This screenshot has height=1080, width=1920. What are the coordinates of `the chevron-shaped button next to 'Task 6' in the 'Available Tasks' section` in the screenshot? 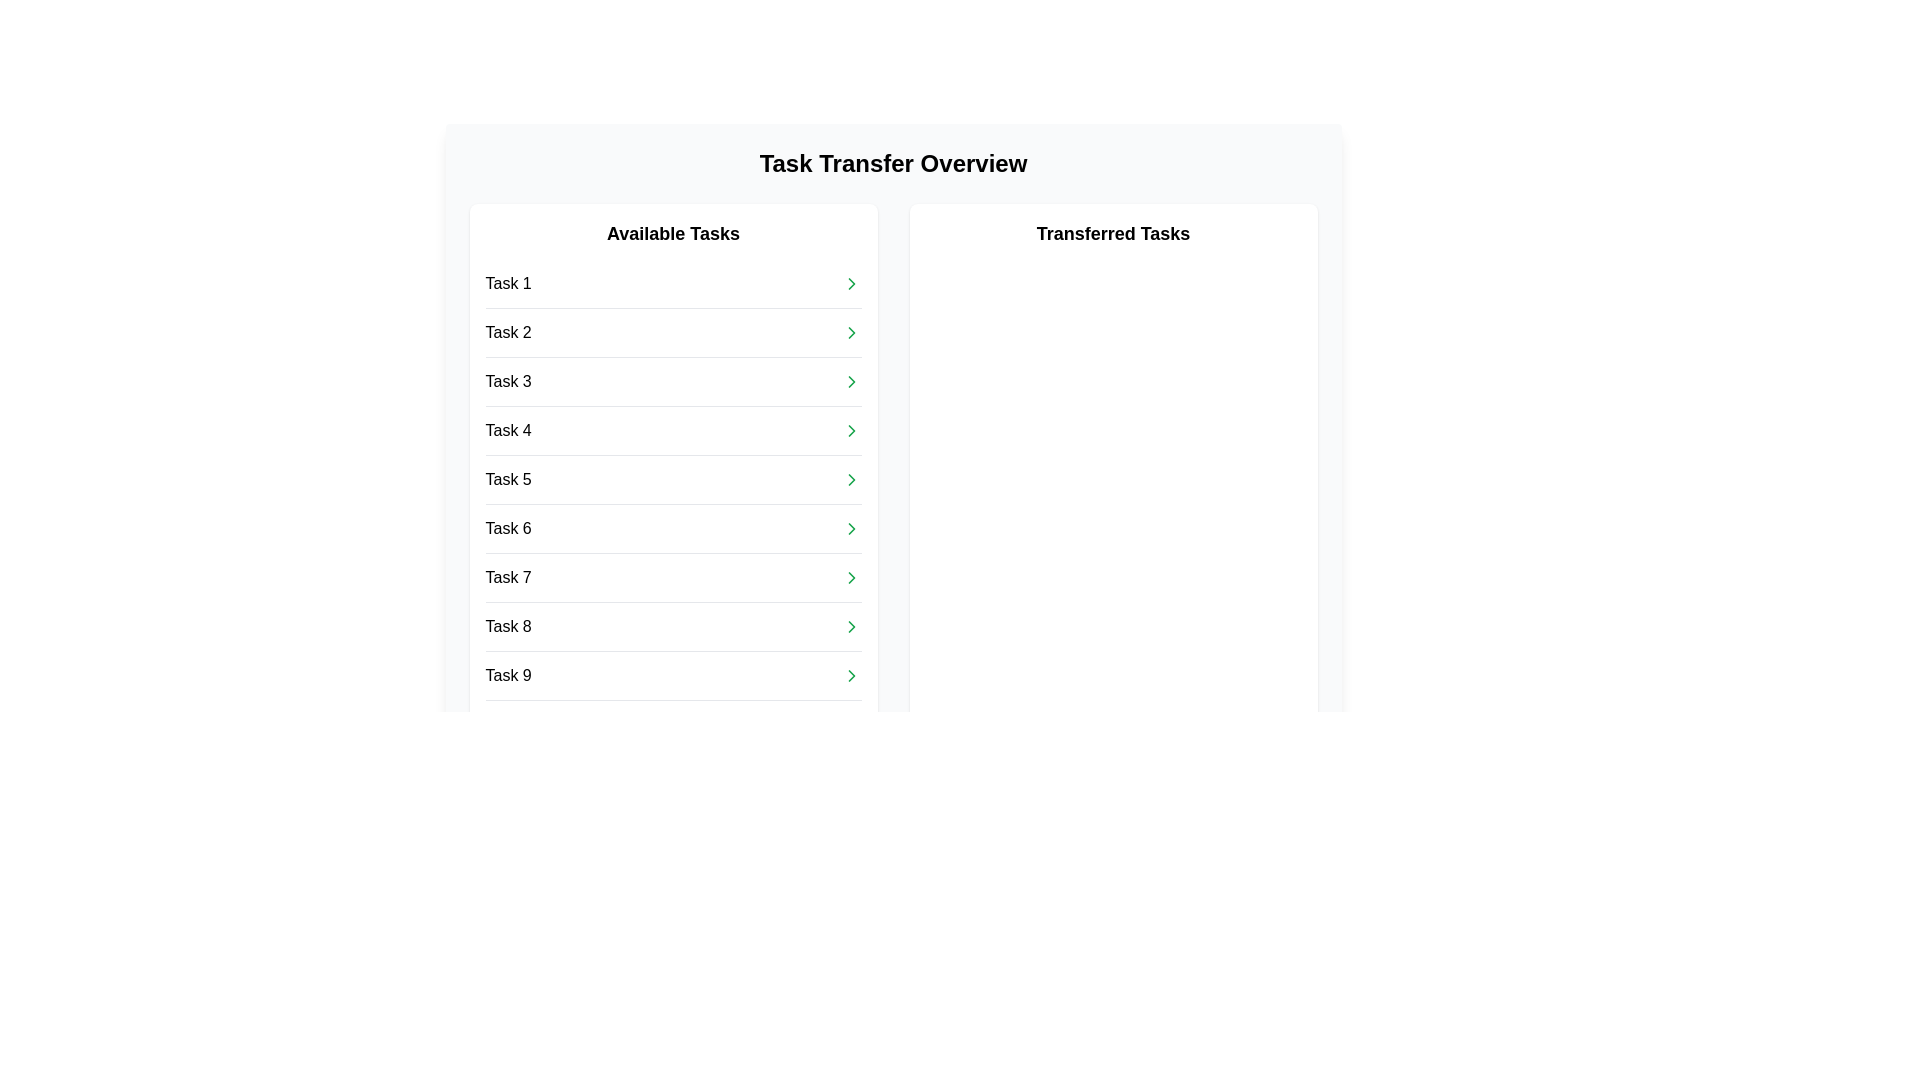 It's located at (851, 527).